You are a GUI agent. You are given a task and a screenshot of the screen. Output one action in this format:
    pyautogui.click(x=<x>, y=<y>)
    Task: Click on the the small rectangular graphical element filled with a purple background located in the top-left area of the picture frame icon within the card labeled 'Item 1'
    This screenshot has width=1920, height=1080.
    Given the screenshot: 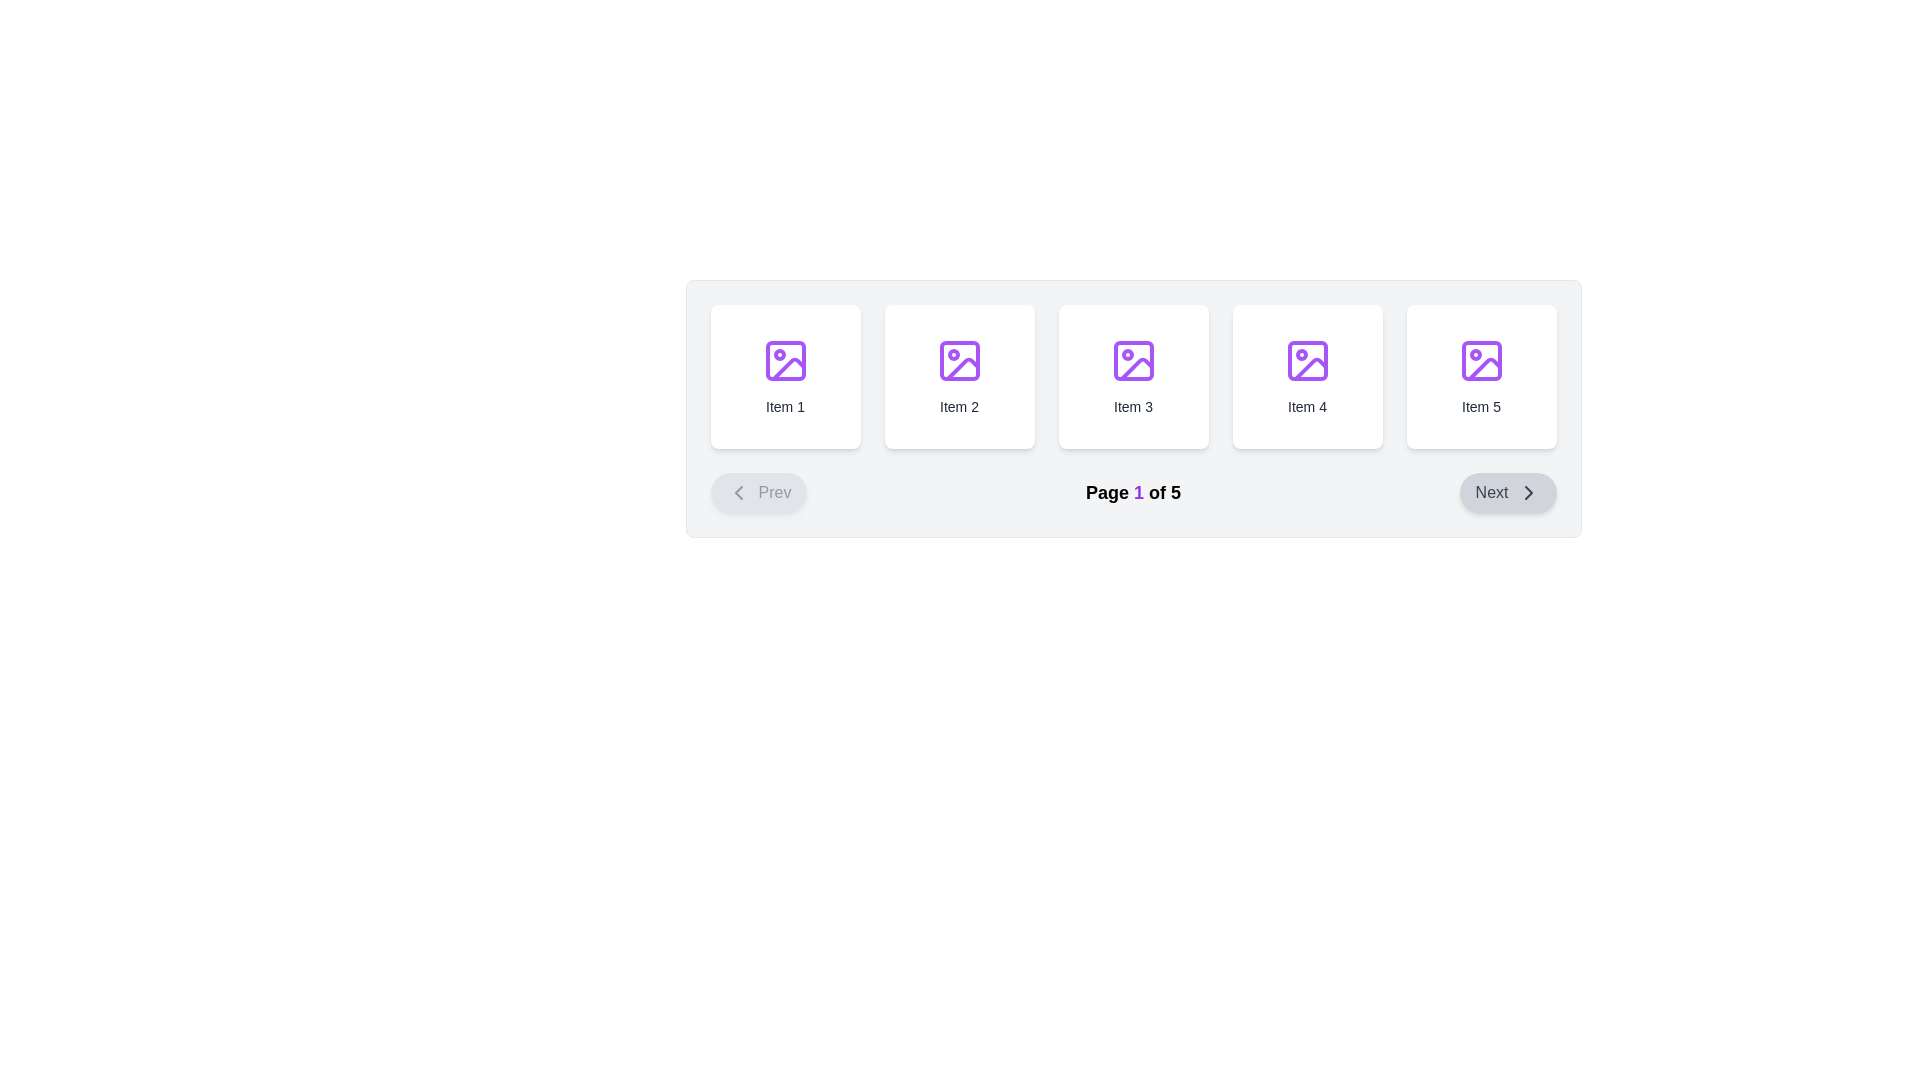 What is the action you would take?
    pyautogui.click(x=784, y=361)
    